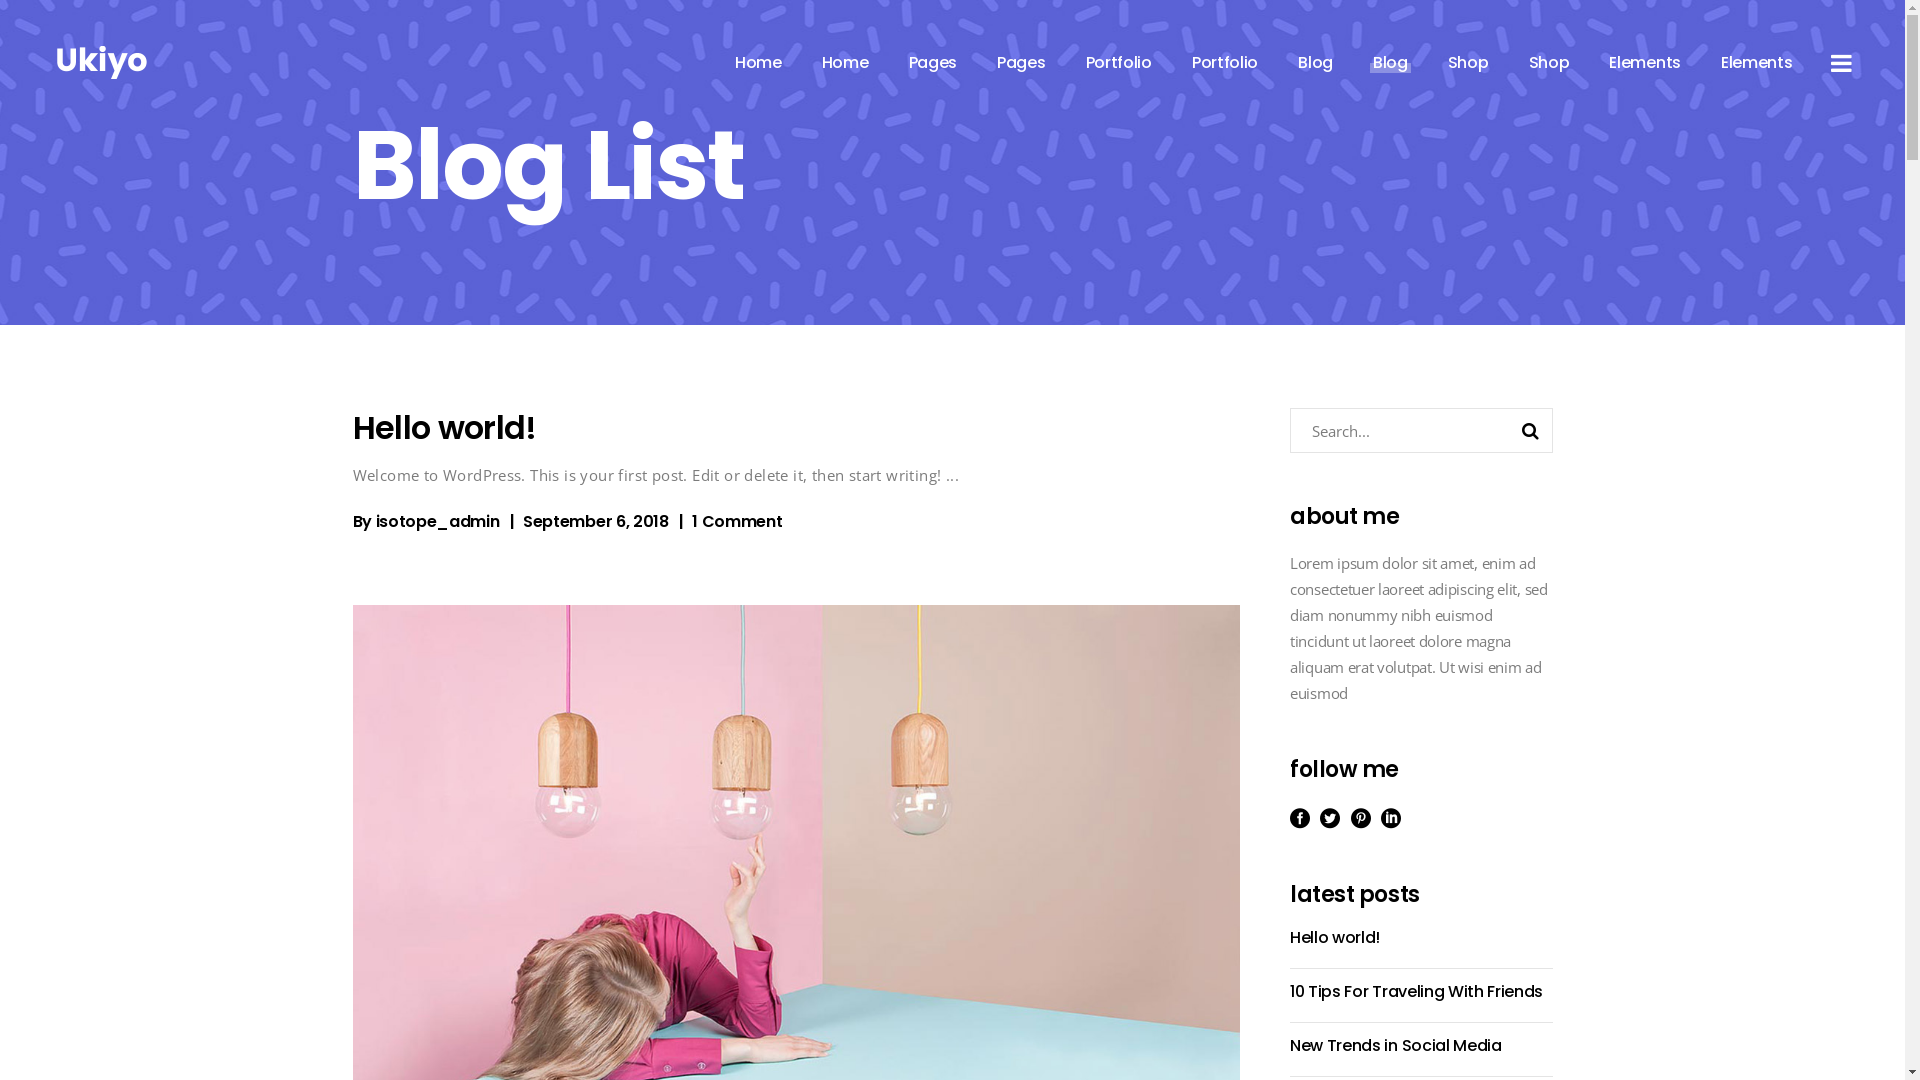 This screenshot has height=1080, width=1920. I want to click on 'Shop', so click(1548, 61).